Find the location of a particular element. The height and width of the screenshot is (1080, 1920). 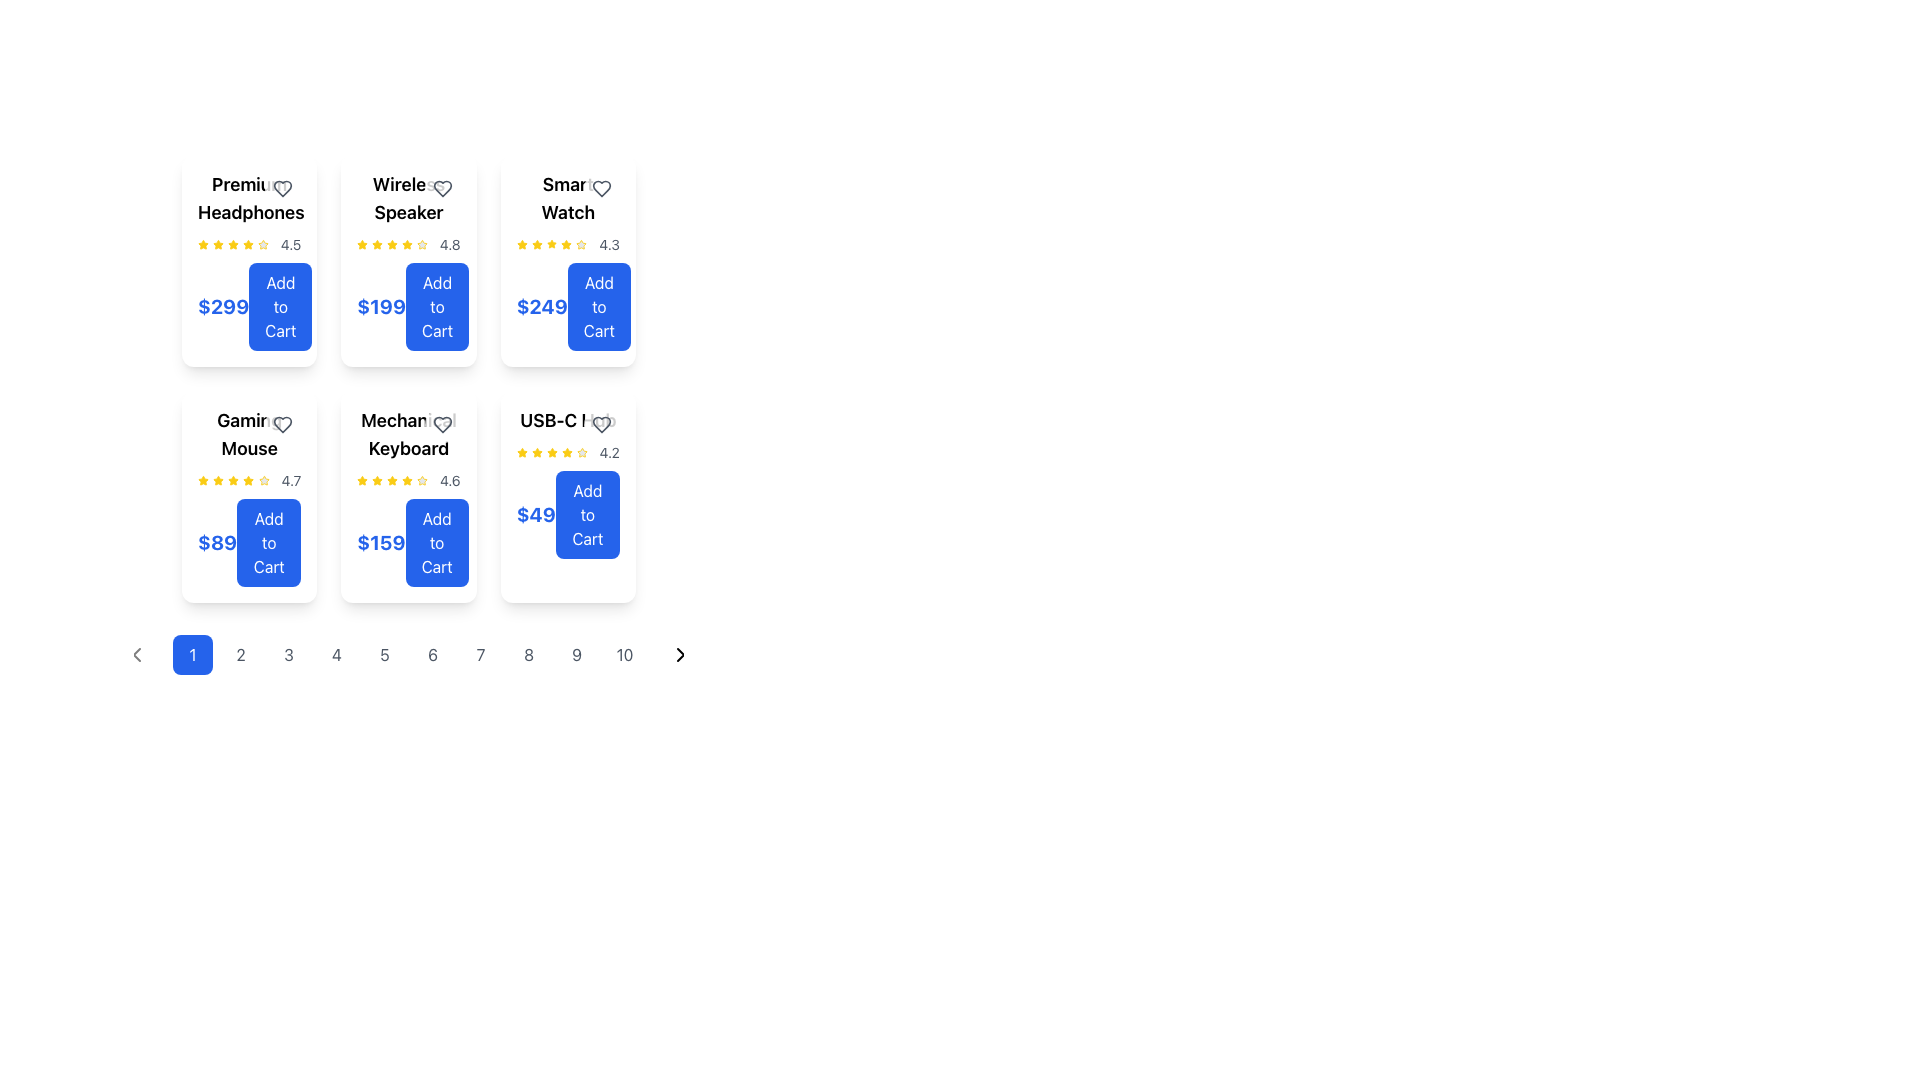

the label displaying the text '$159' in blue color, which is positioned within the 'Mechanical Keyboard' card, below the star rating and above the 'Add to Cart' button is located at coordinates (381, 543).